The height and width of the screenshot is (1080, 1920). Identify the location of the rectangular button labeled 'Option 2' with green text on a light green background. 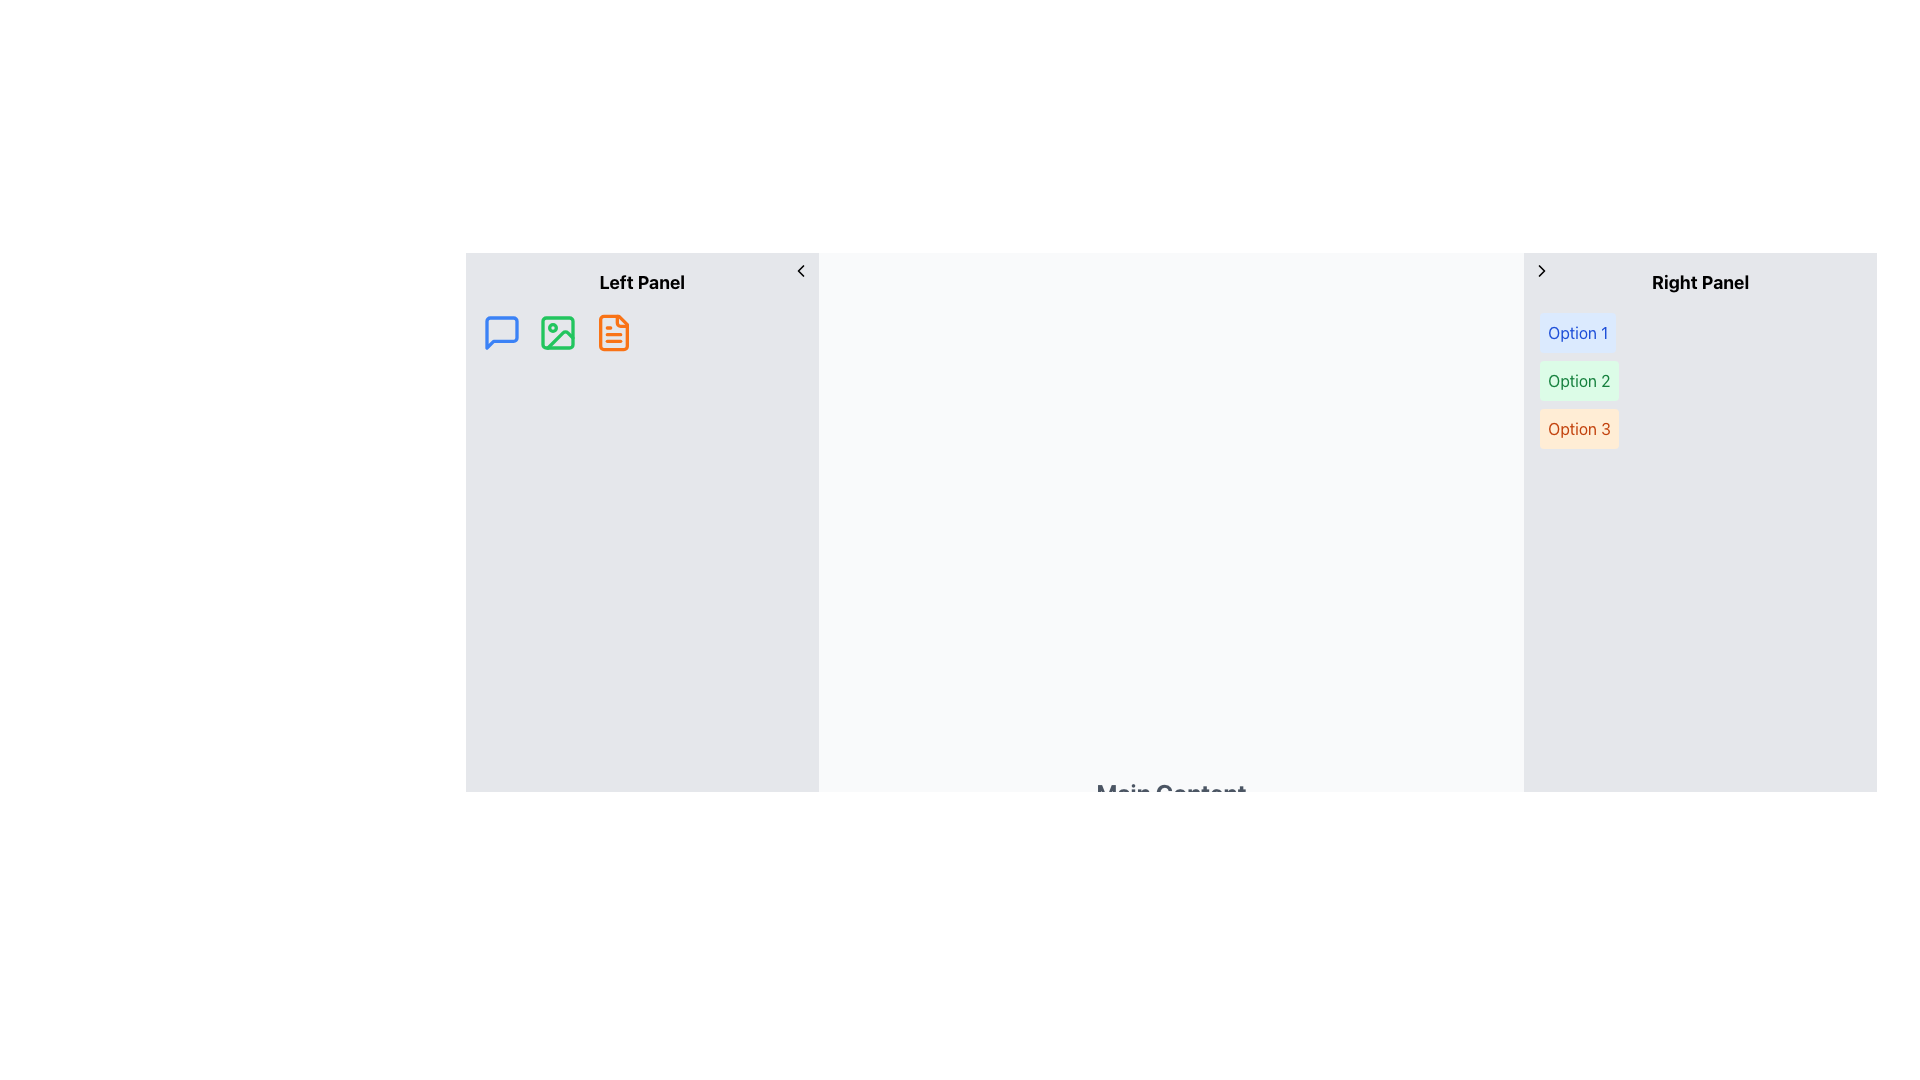
(1578, 381).